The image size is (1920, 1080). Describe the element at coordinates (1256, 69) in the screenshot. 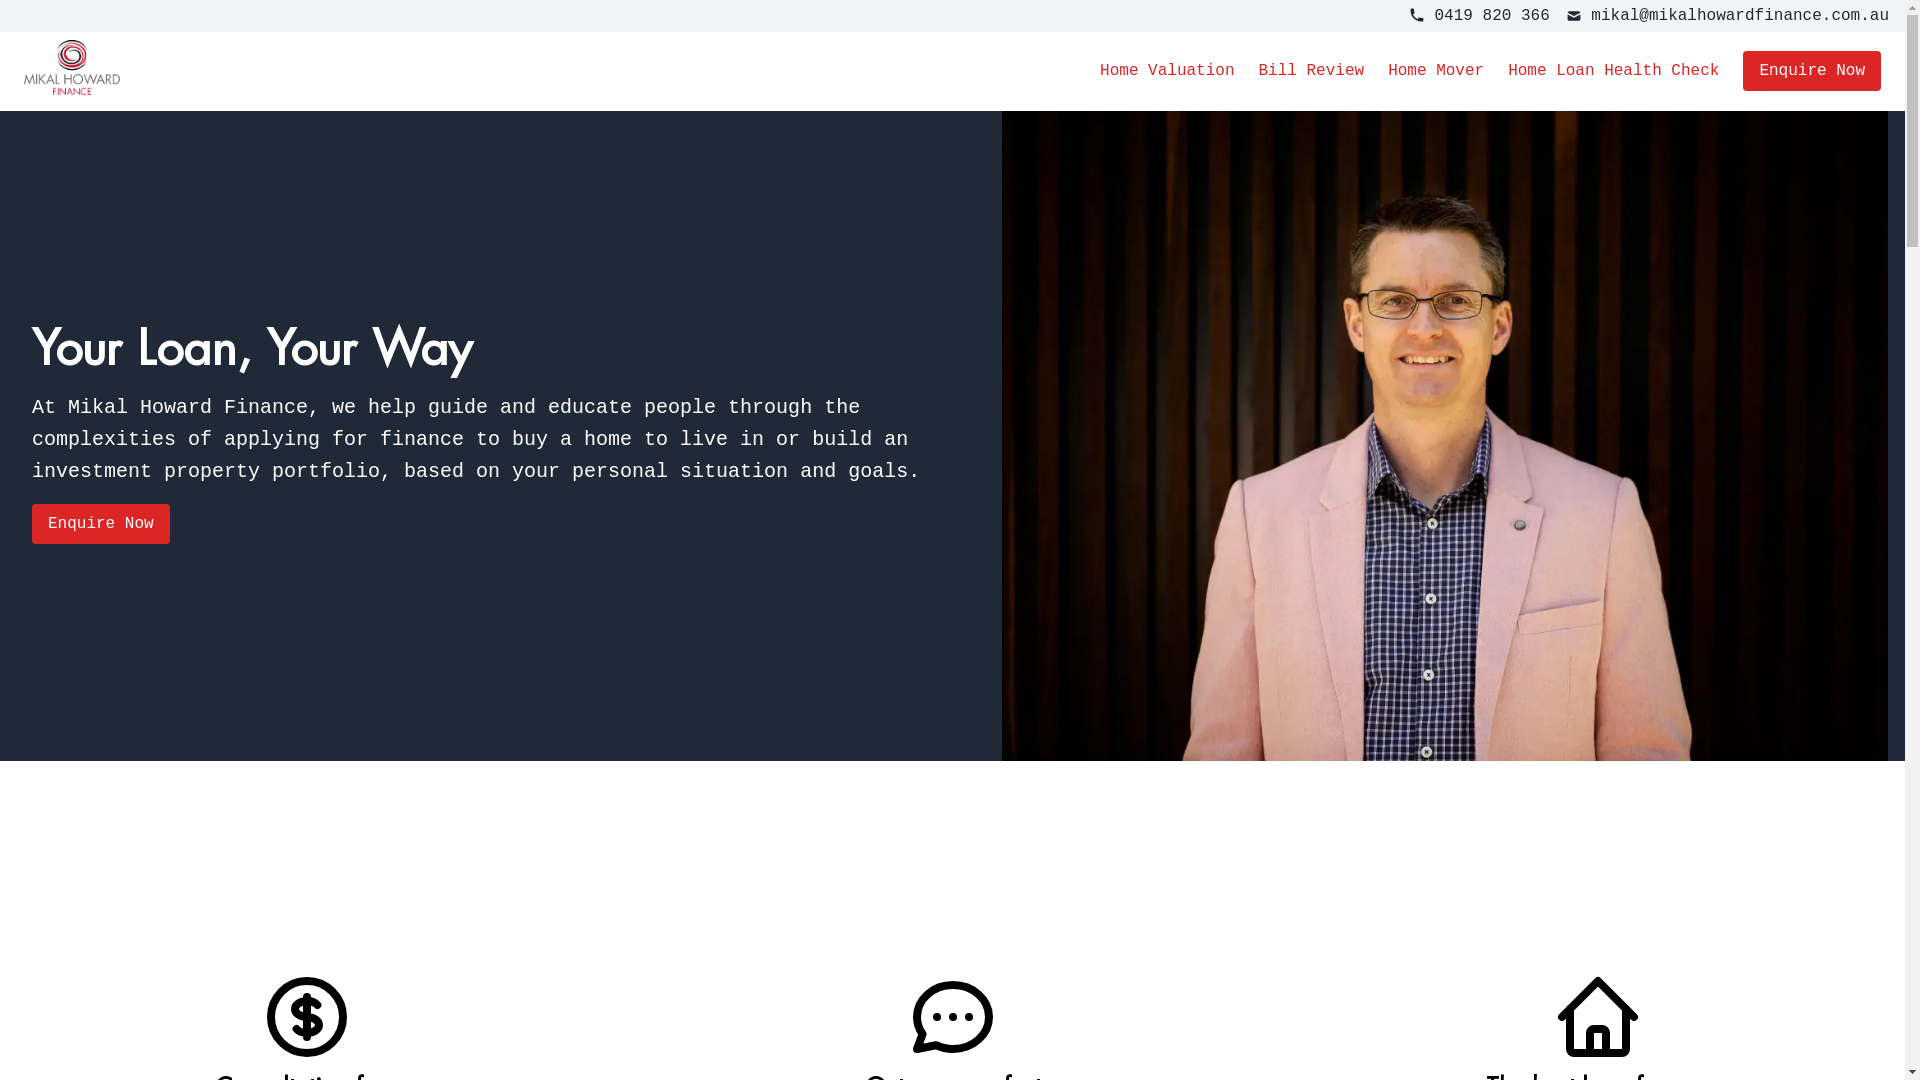

I see `'Bill Review'` at that location.